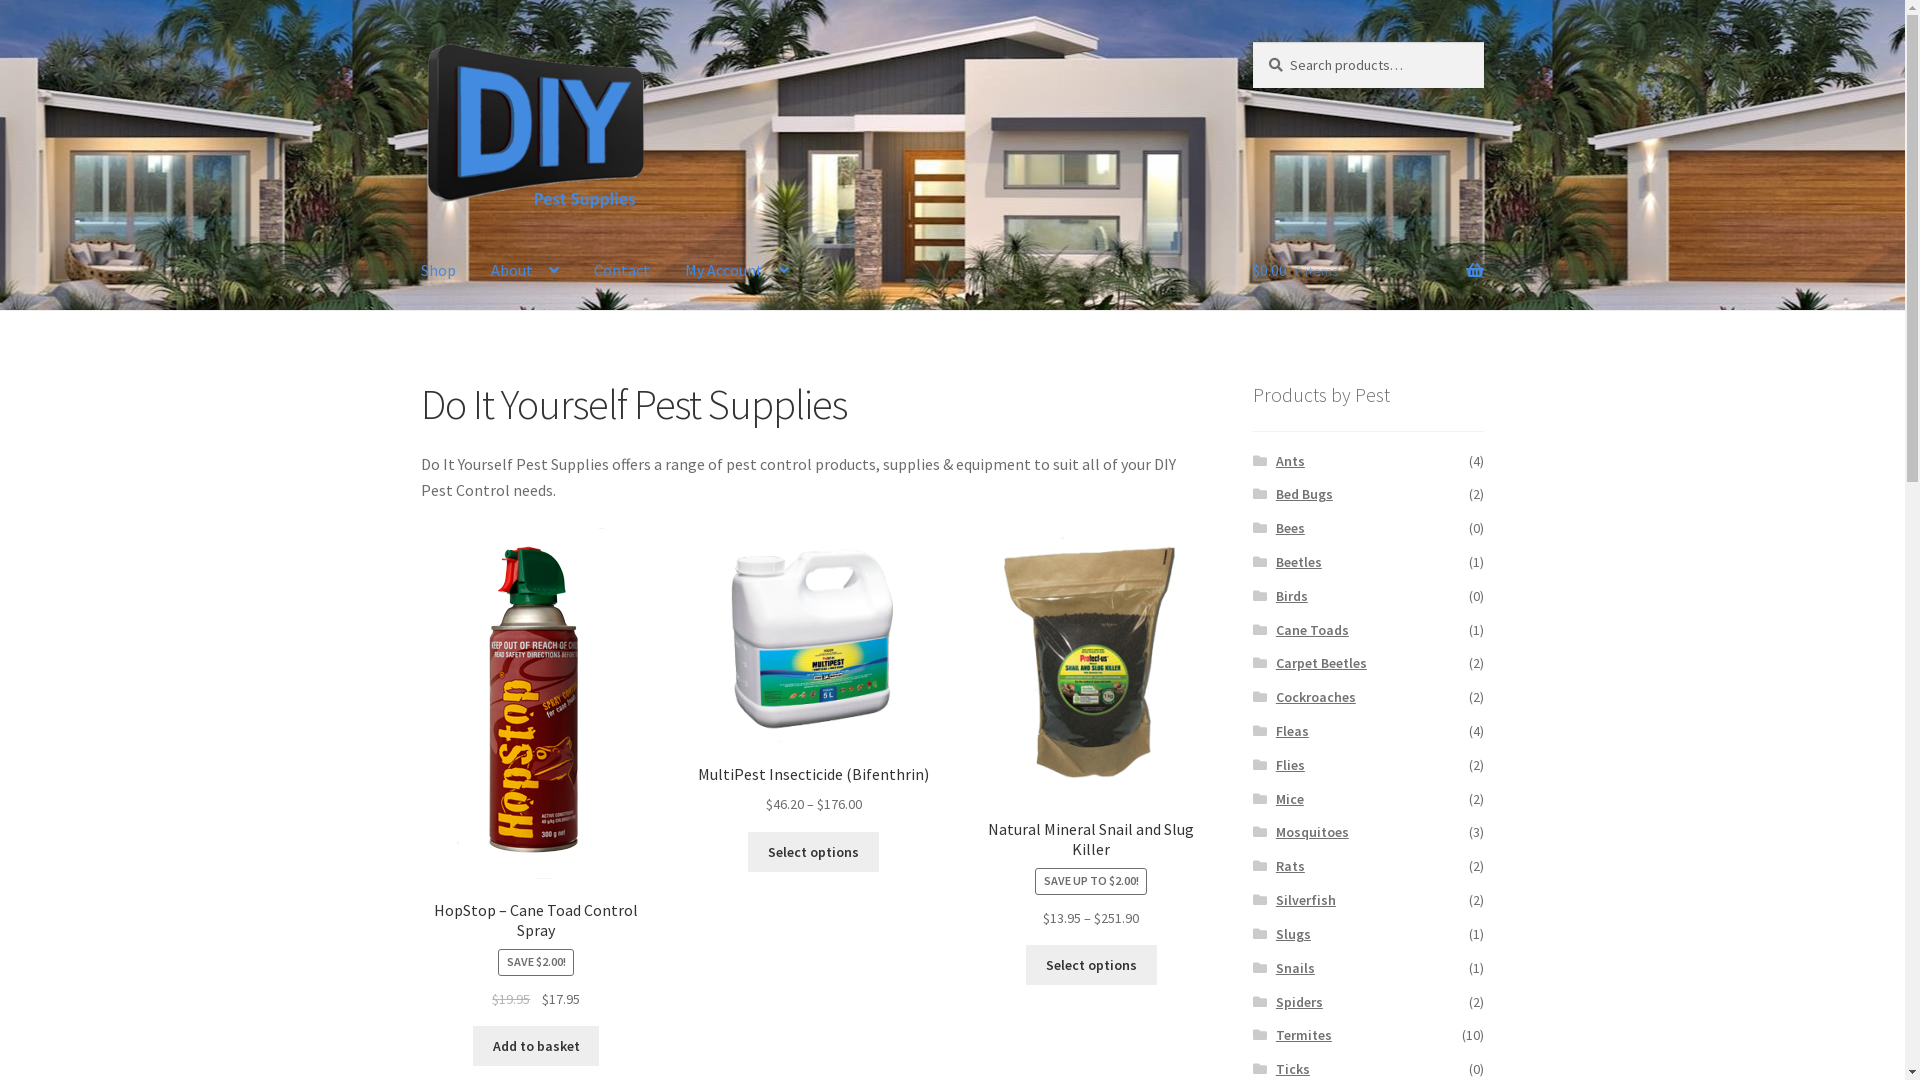  Describe the element at coordinates (1304, 493) in the screenshot. I see `'Bed Bugs'` at that location.